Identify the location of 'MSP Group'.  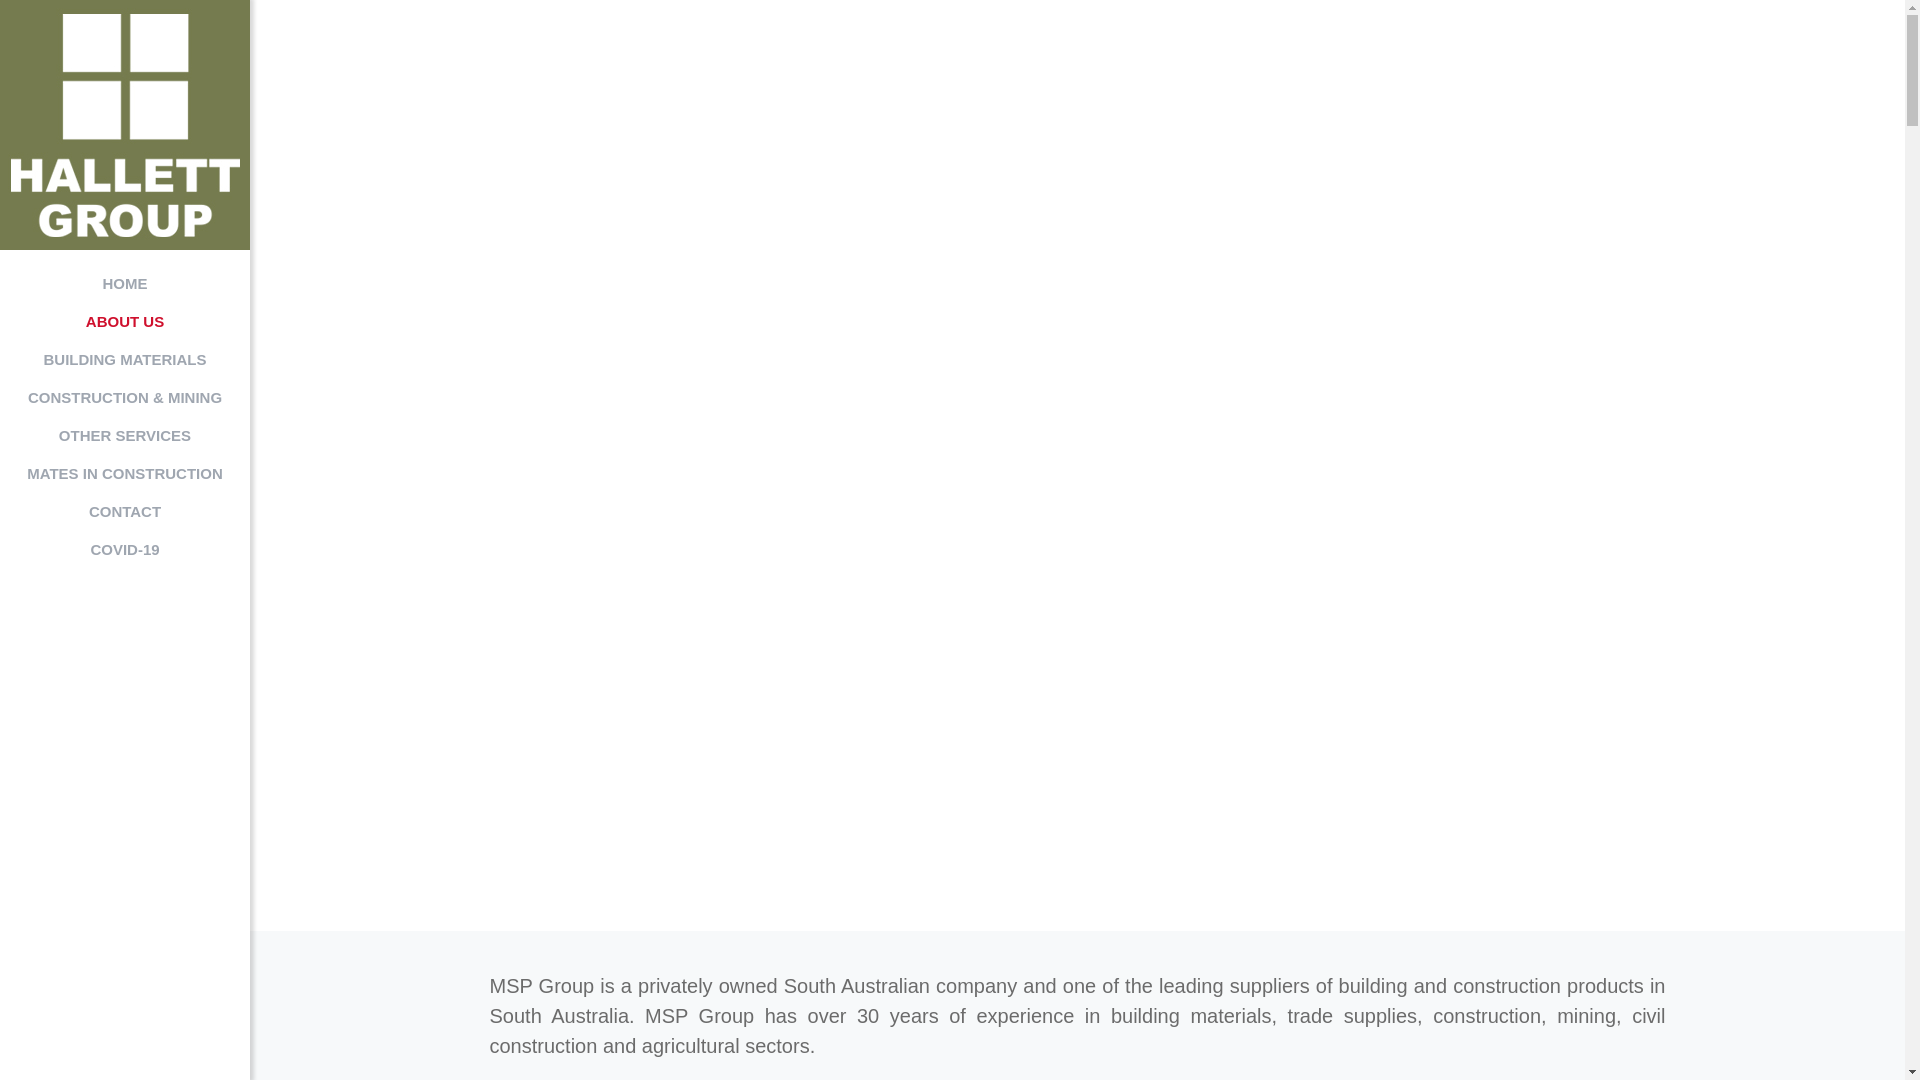
(123, 124).